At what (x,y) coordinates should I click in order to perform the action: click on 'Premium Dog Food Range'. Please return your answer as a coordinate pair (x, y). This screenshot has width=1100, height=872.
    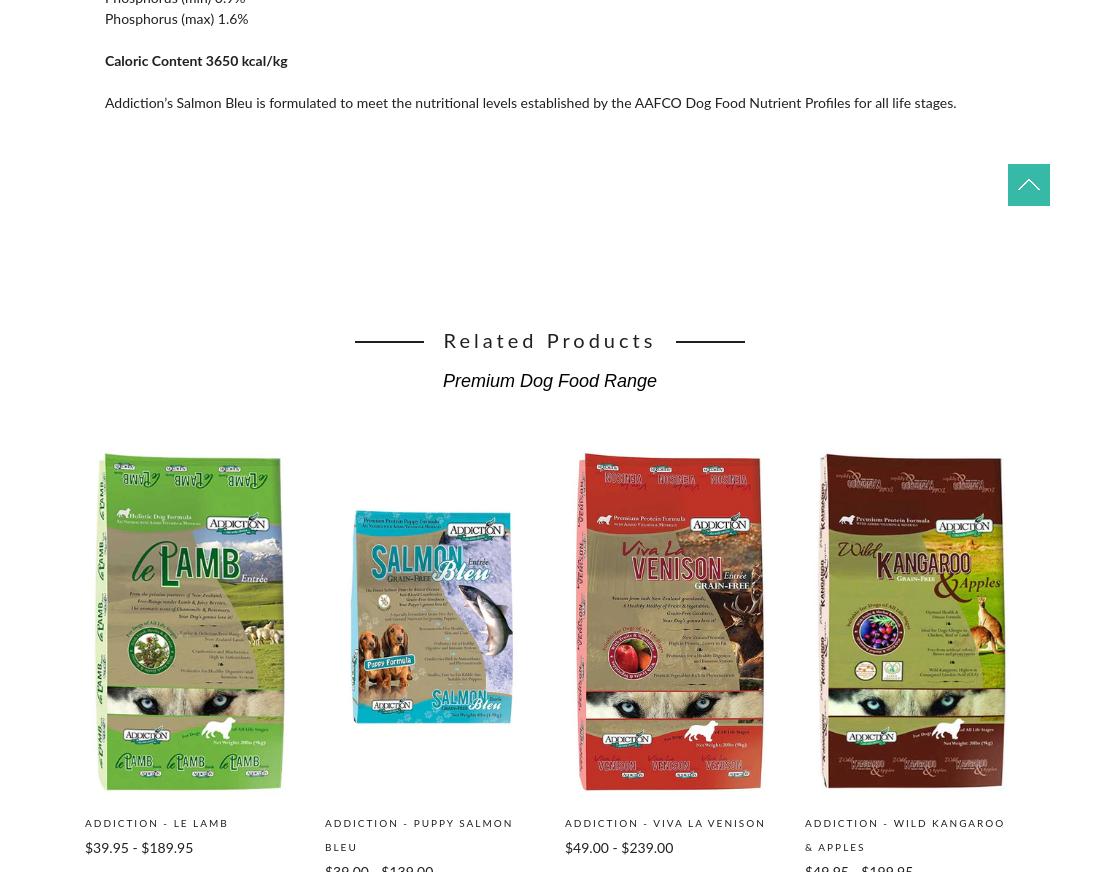
    Looking at the image, I should click on (549, 380).